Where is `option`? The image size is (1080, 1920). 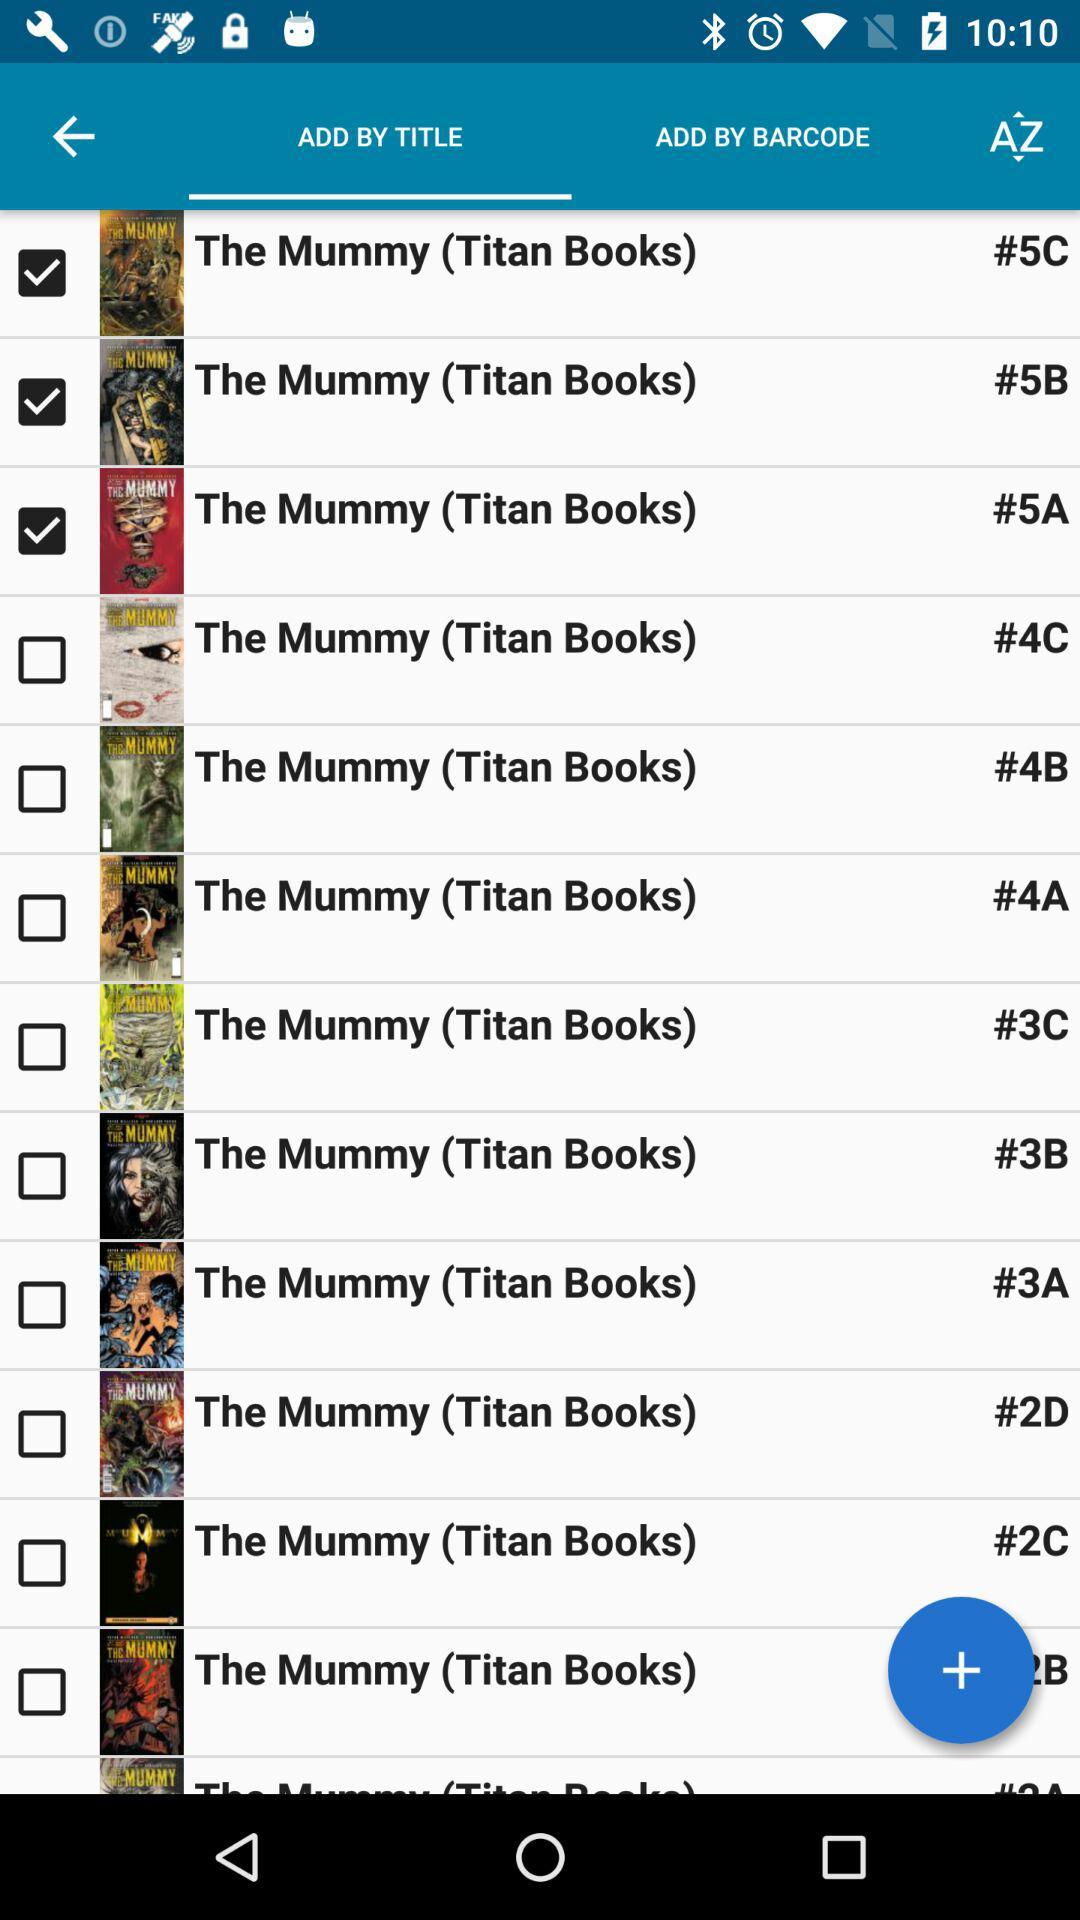
option is located at coordinates (140, 1776).